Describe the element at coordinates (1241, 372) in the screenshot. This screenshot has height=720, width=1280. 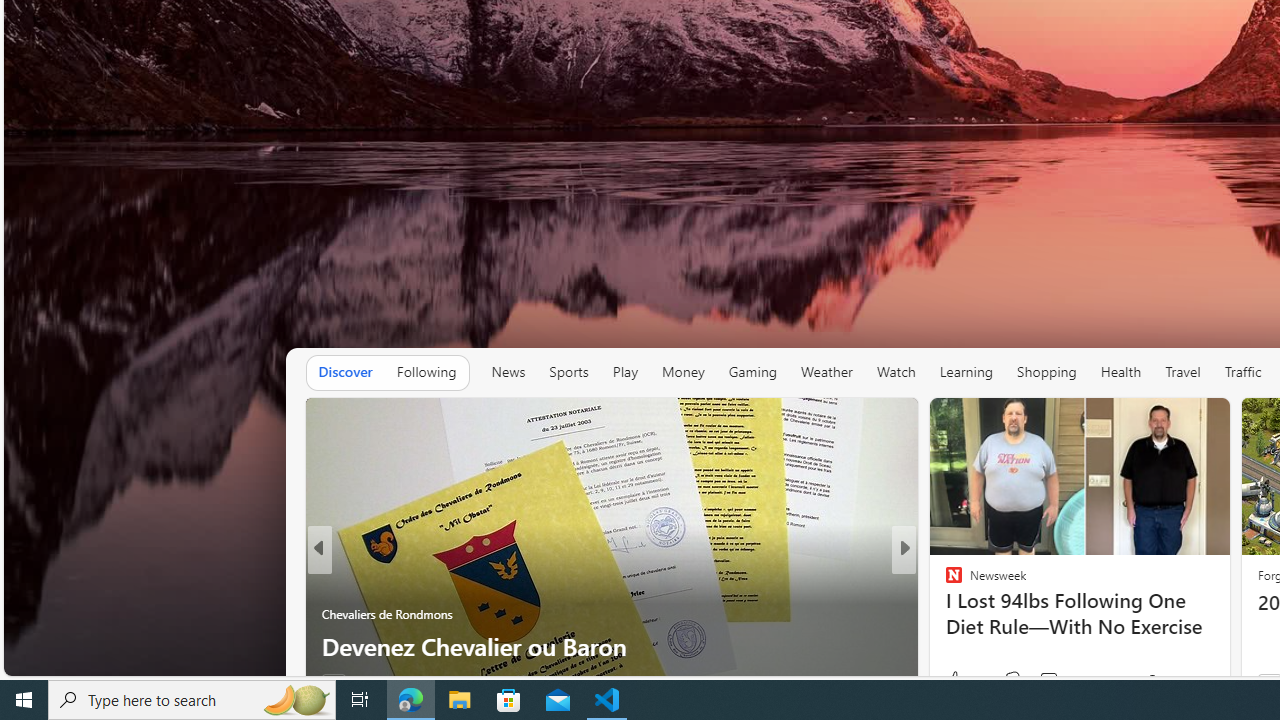
I see `'Traffic'` at that location.